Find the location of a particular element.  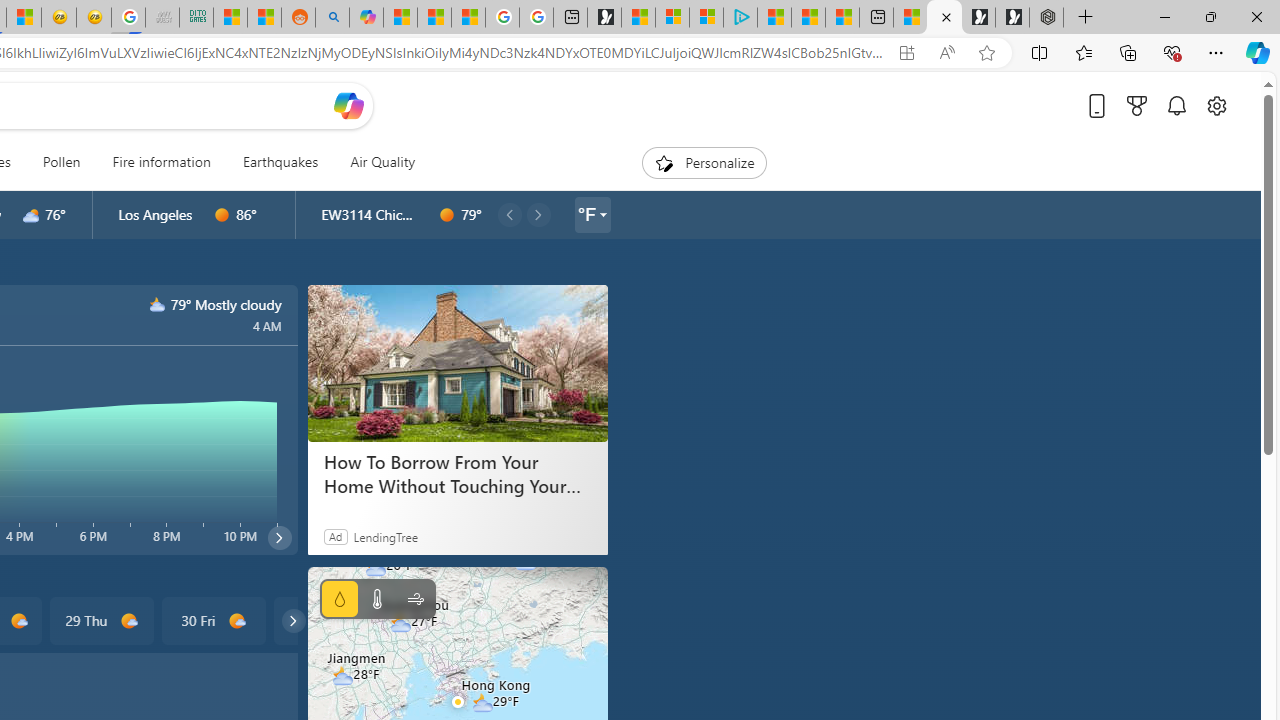

'These 3 Stocks Pay You More Than 5% to Own Them' is located at coordinates (842, 17).